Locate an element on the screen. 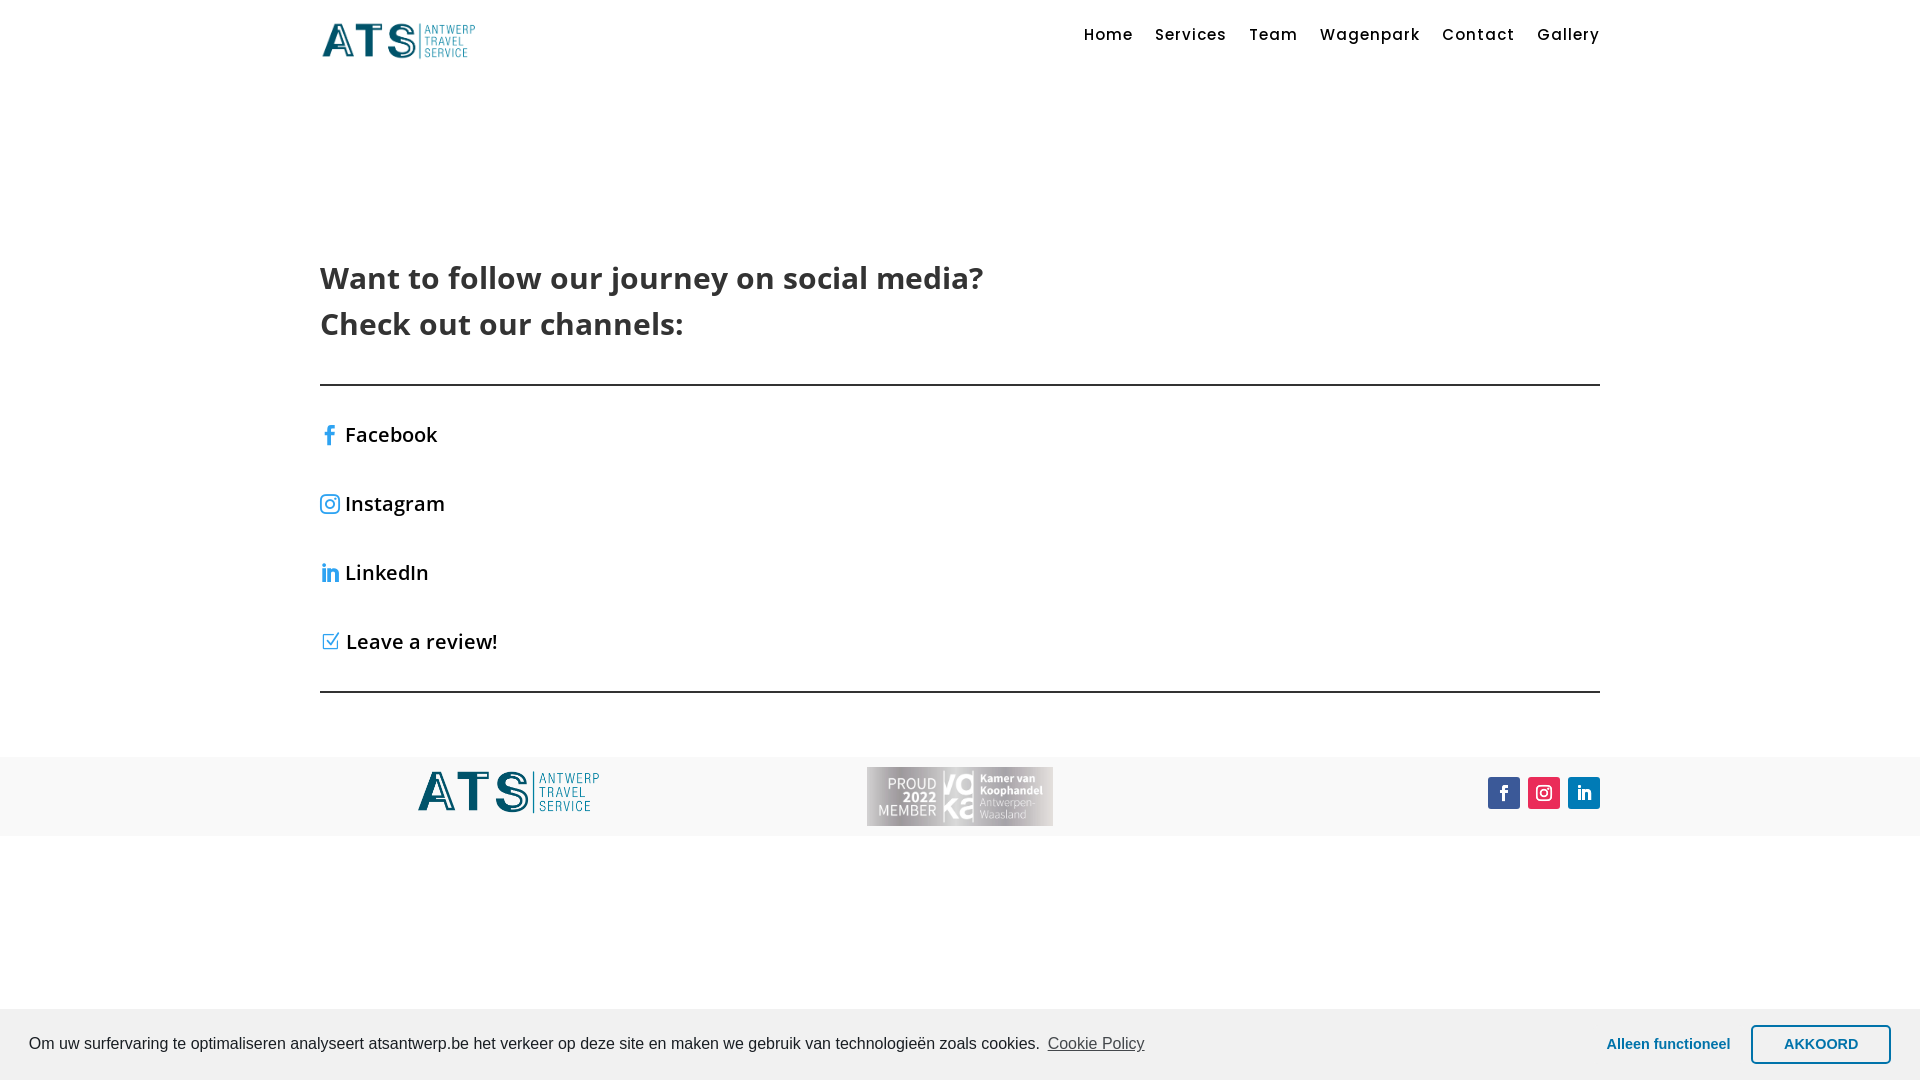 Image resolution: width=1920 pixels, height=1080 pixels. 'ATS-LOGO-nocity' is located at coordinates (413, 789).